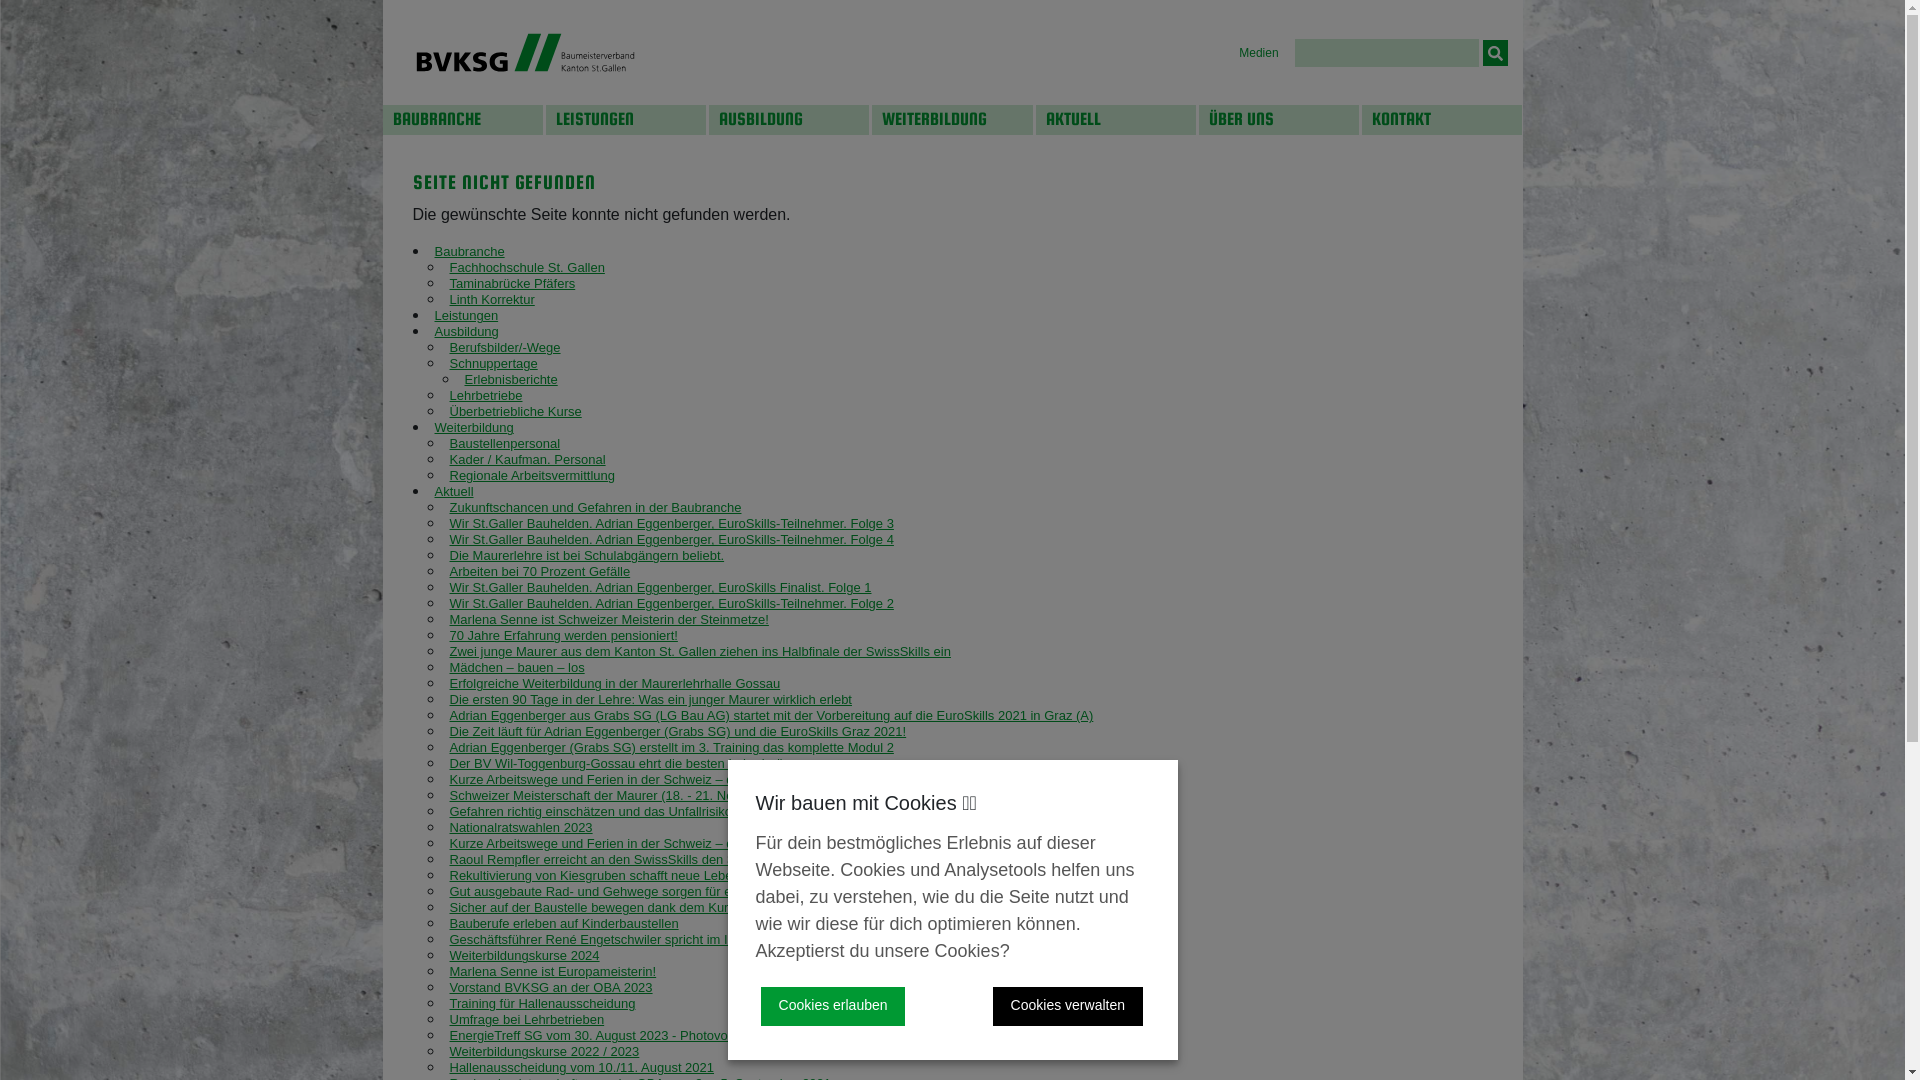 The image size is (1920, 1080). What do you see at coordinates (631, 794) in the screenshot?
I see `'Schweizer Meisterschaft der Maurer (18. - 21. November 2020)'` at bounding box center [631, 794].